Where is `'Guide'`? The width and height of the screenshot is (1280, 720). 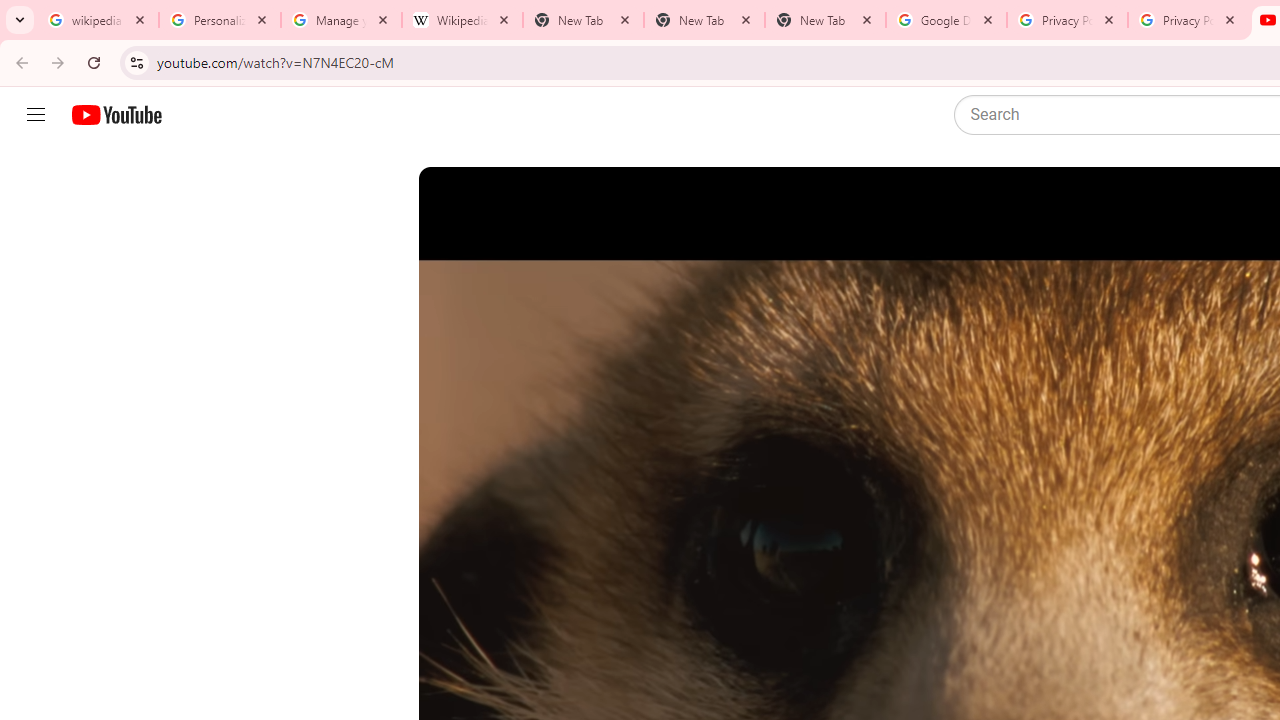
'Guide' is located at coordinates (35, 115).